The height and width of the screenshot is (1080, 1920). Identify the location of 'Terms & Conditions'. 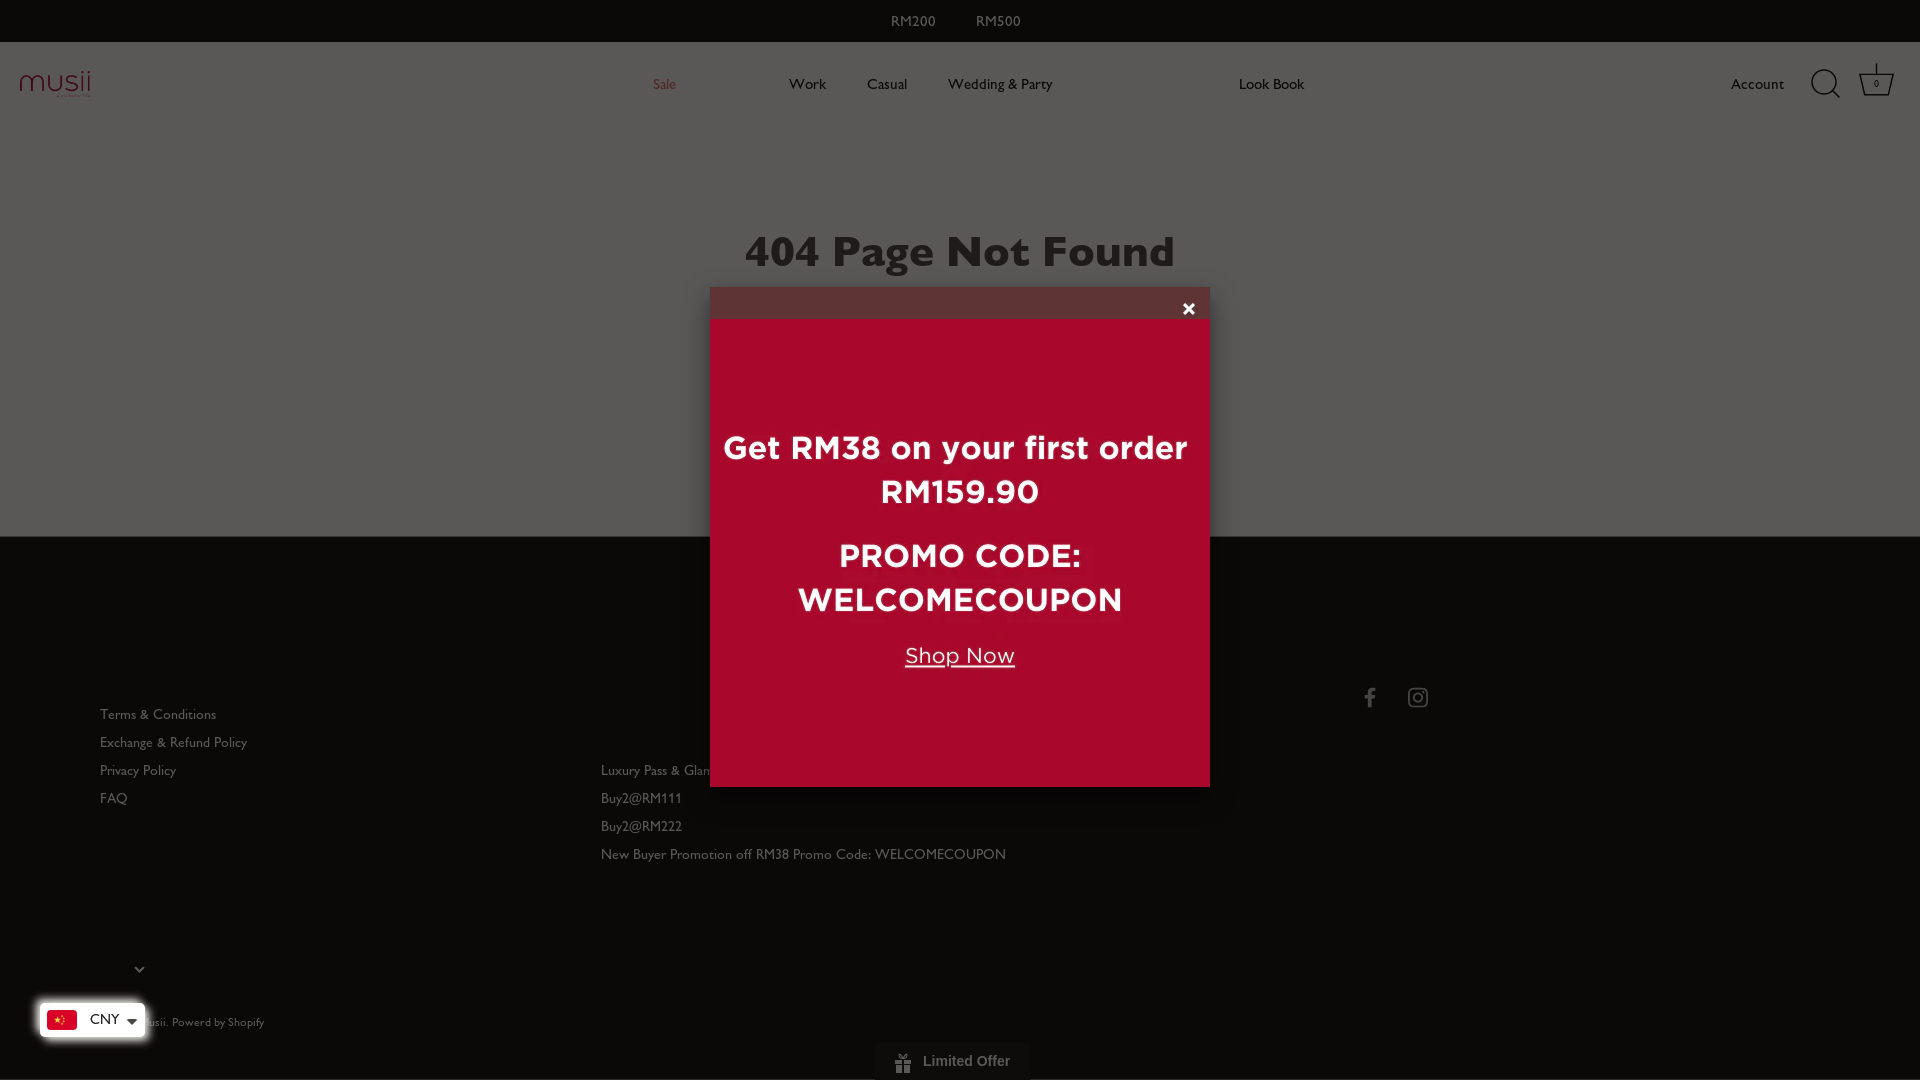
(157, 713).